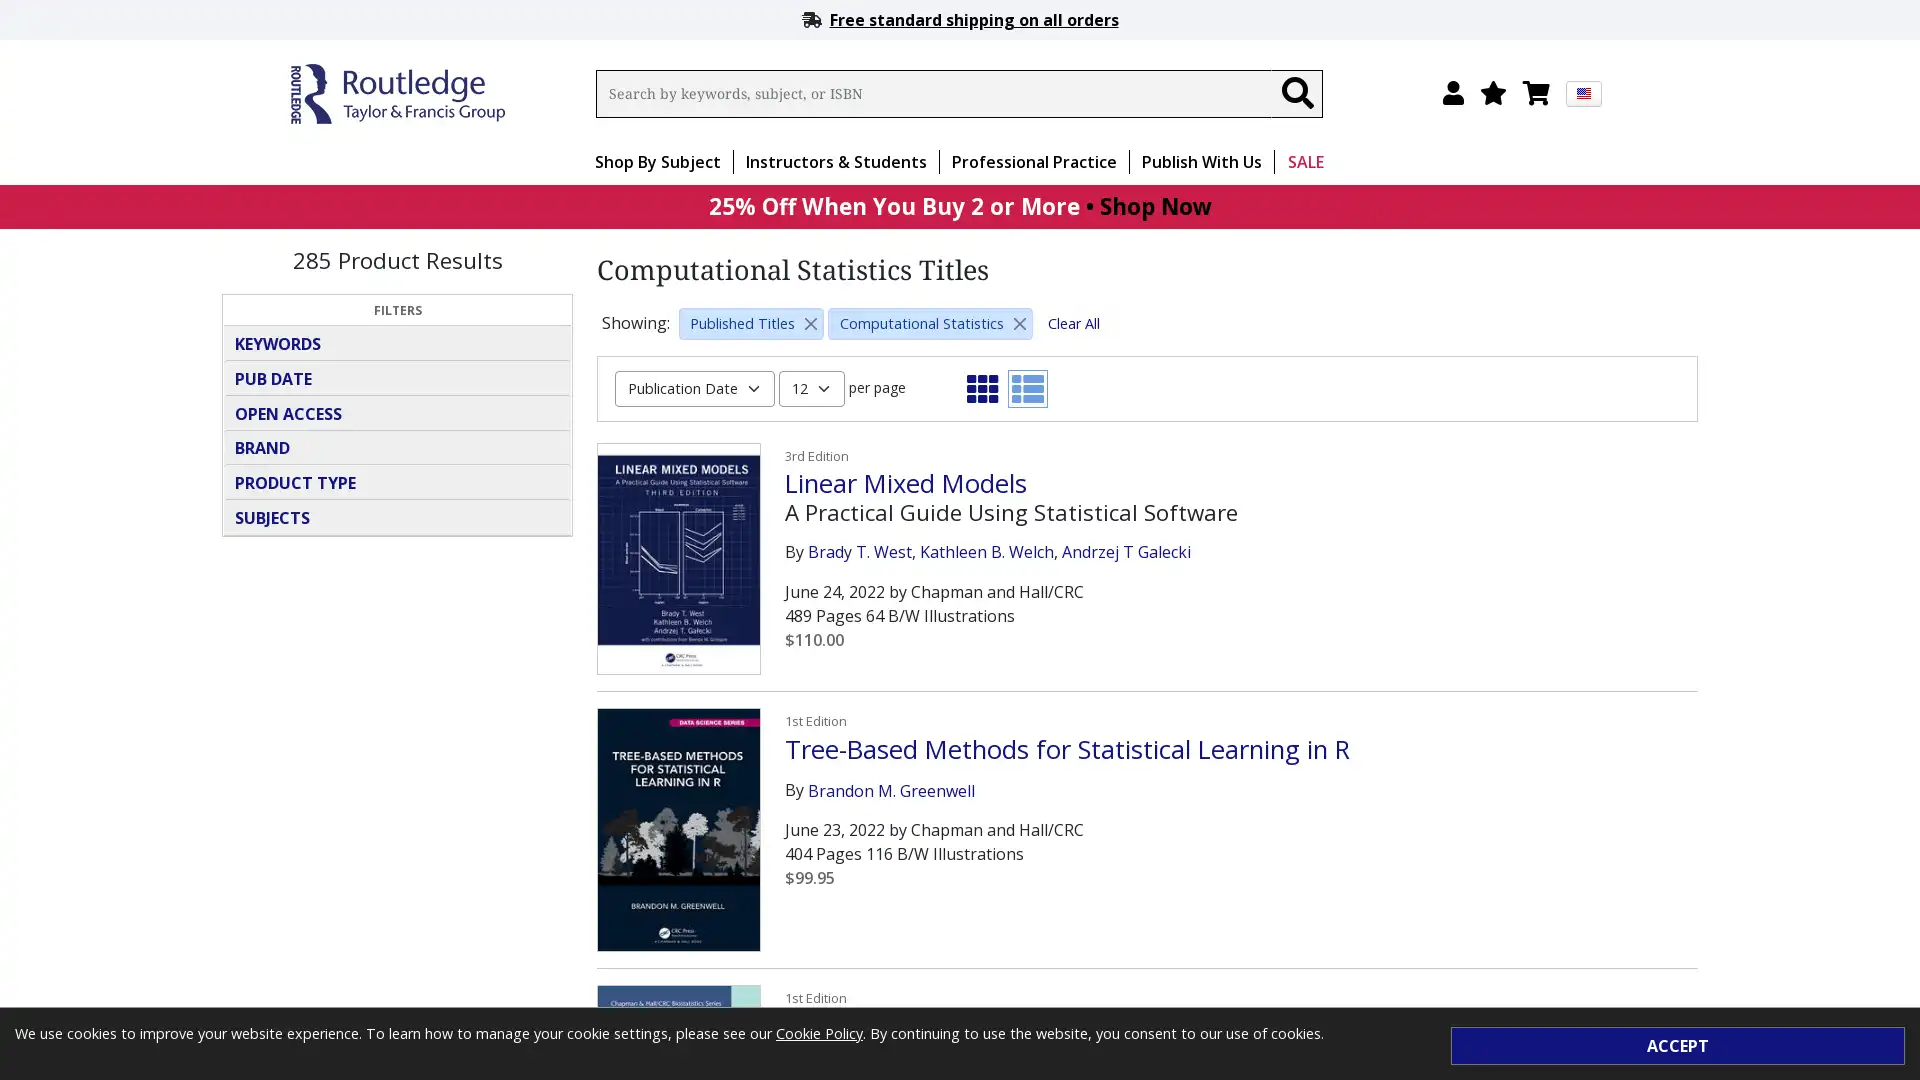 The height and width of the screenshot is (1080, 1920). I want to click on OPEN ACCESS, so click(397, 411).